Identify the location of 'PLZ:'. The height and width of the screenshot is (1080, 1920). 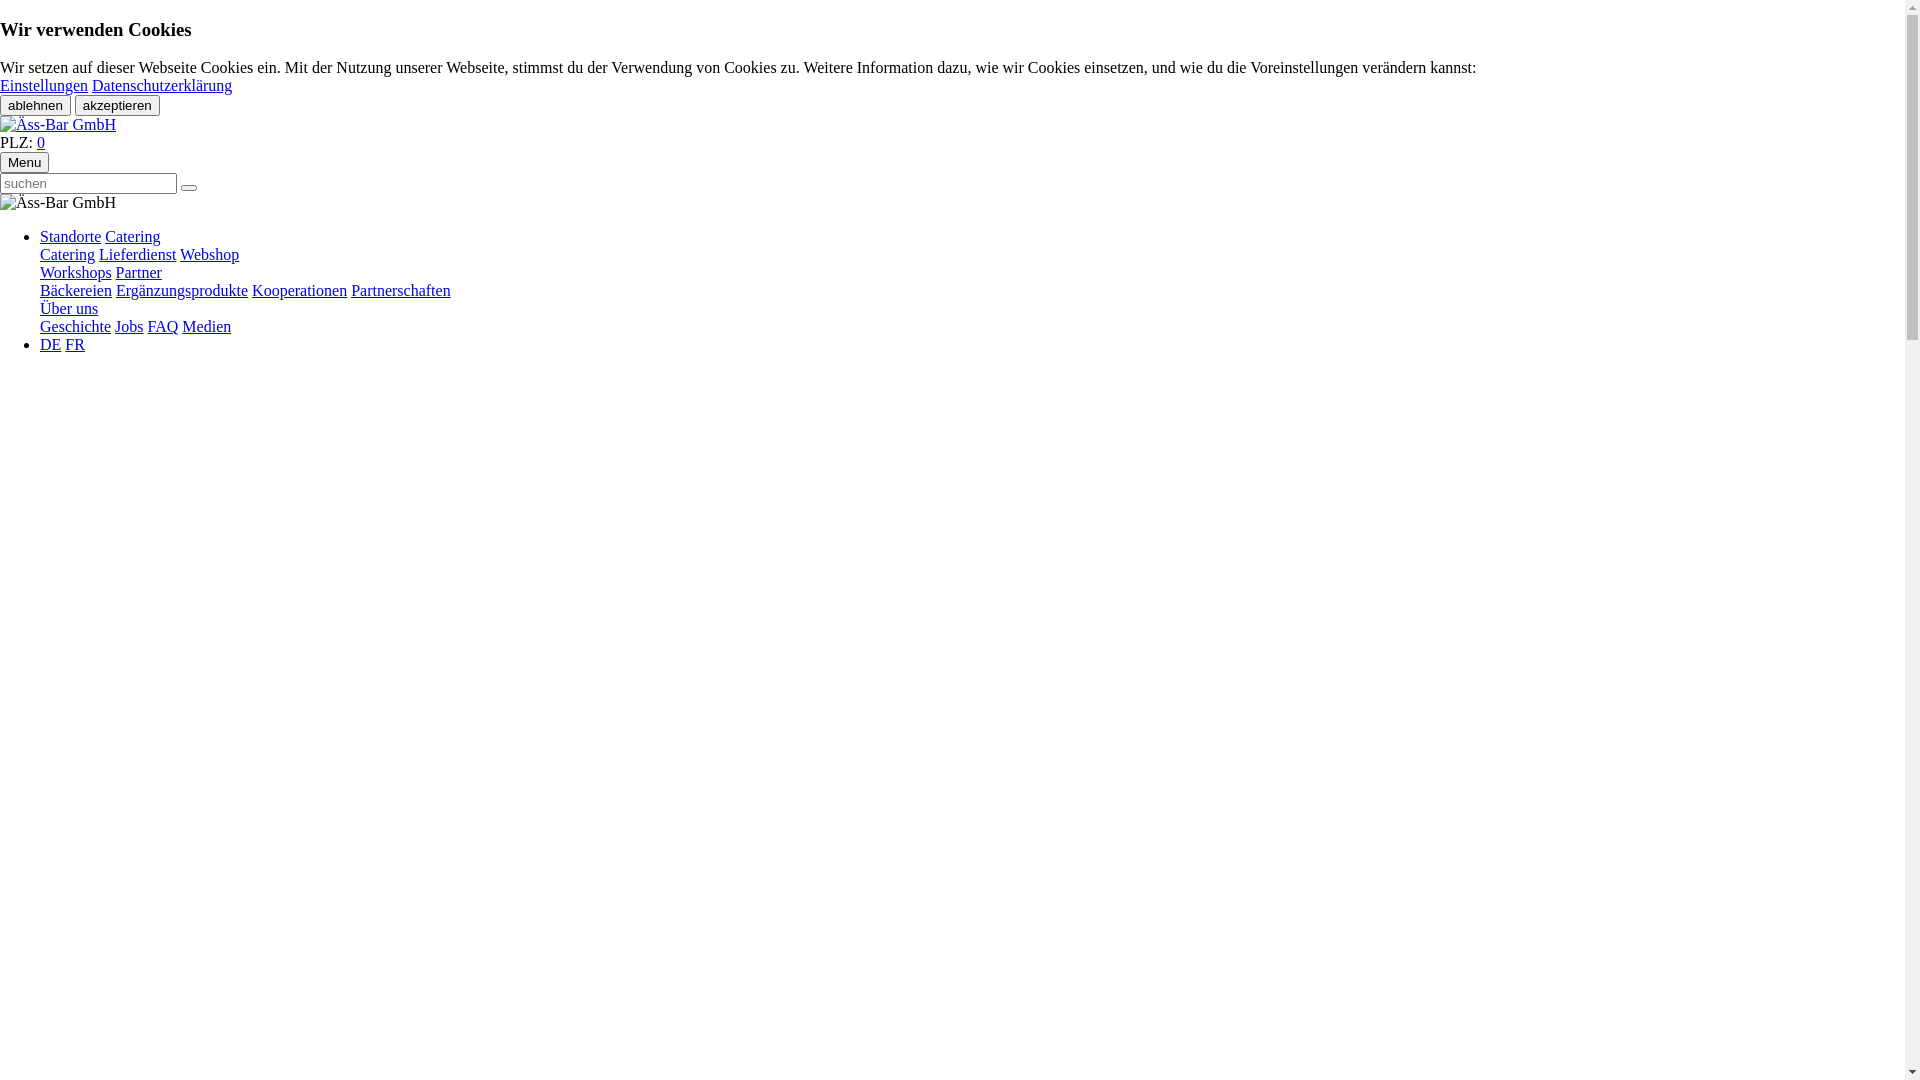
(0, 141).